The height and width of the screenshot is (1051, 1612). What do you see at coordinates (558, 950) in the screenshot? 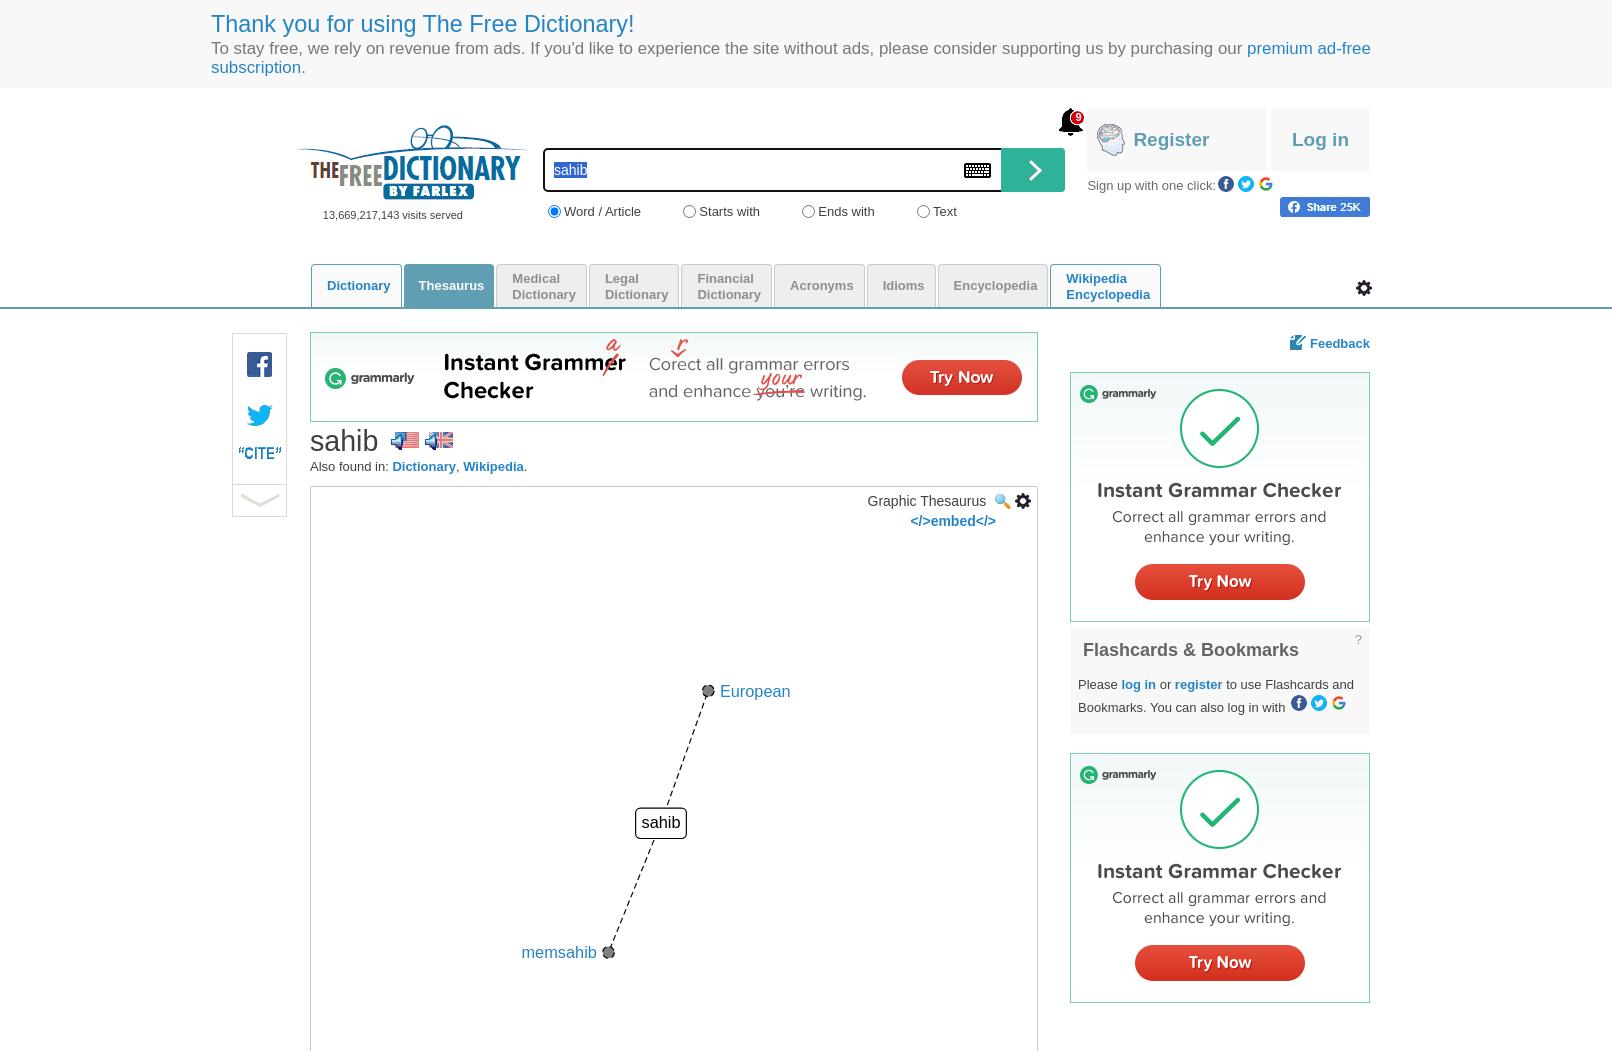
I see `'memsahib'` at bounding box center [558, 950].